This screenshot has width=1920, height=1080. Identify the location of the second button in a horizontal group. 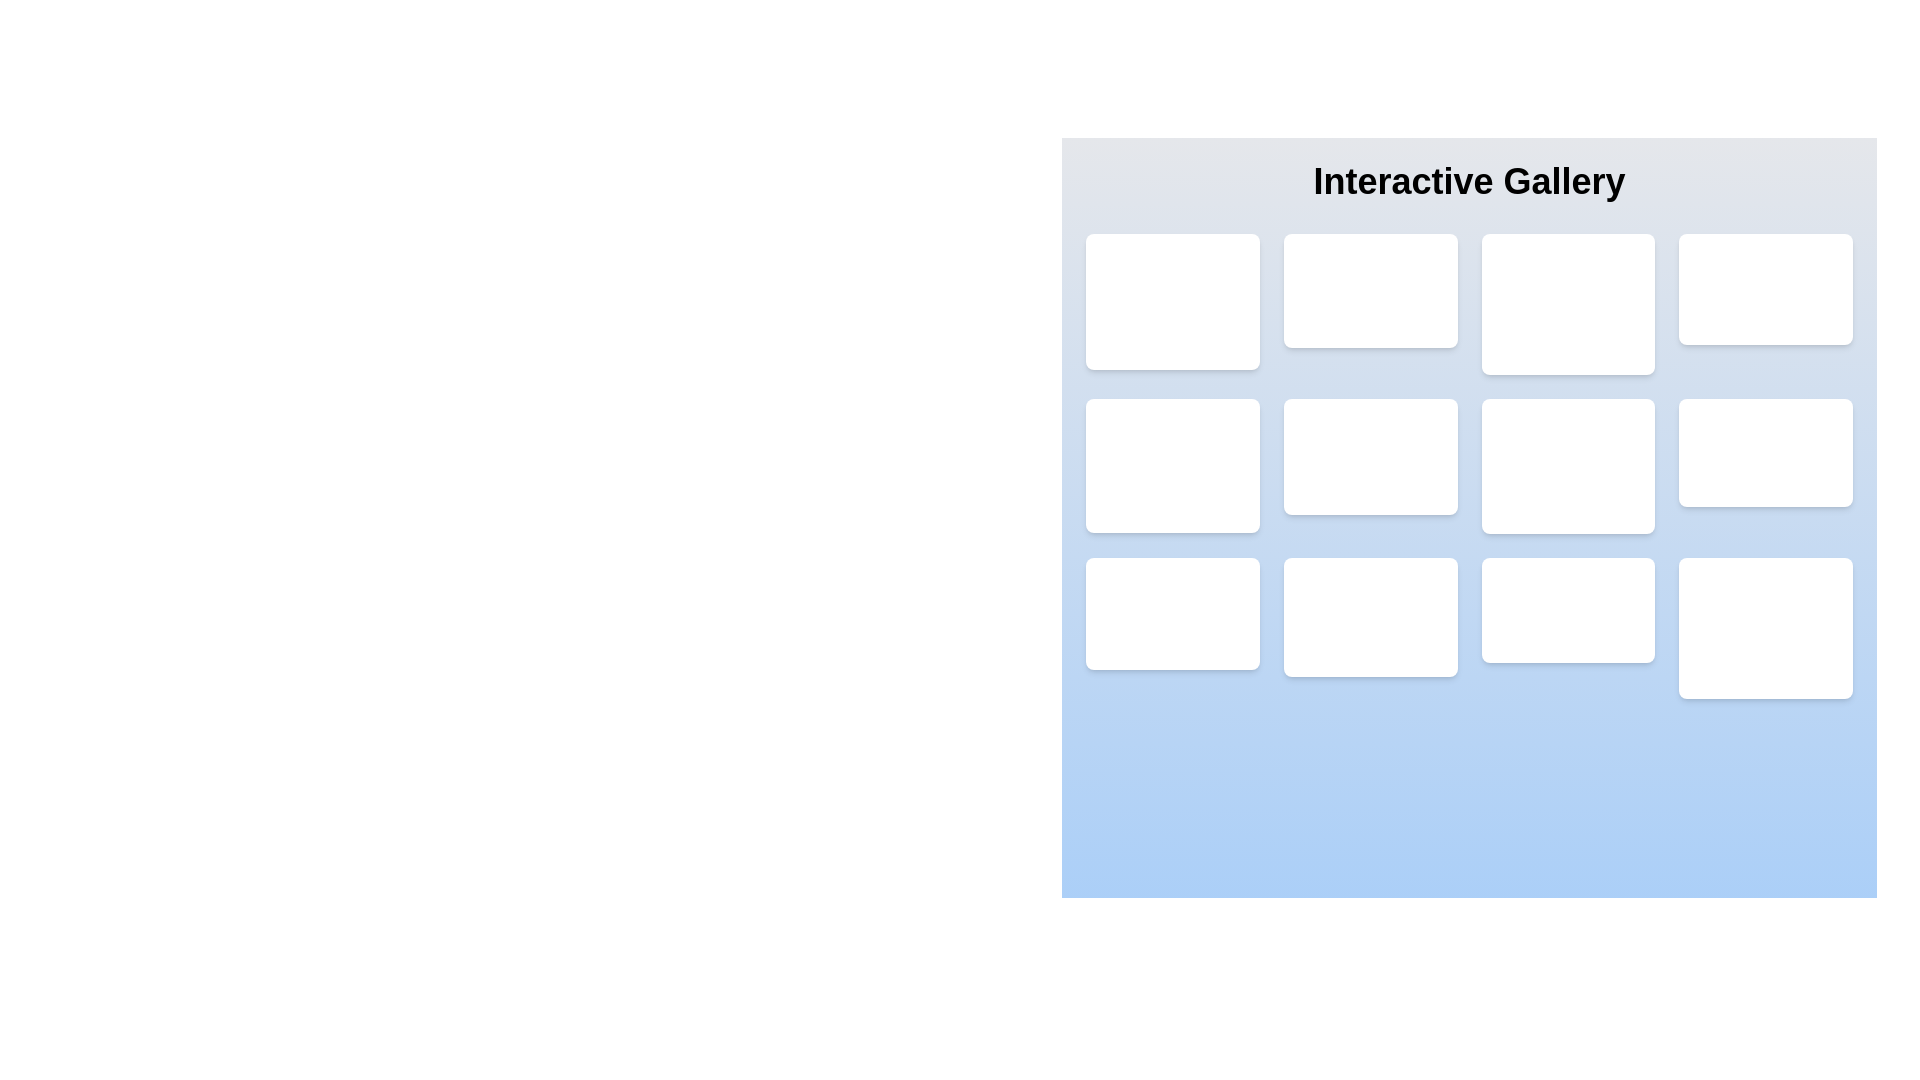
(1196, 659).